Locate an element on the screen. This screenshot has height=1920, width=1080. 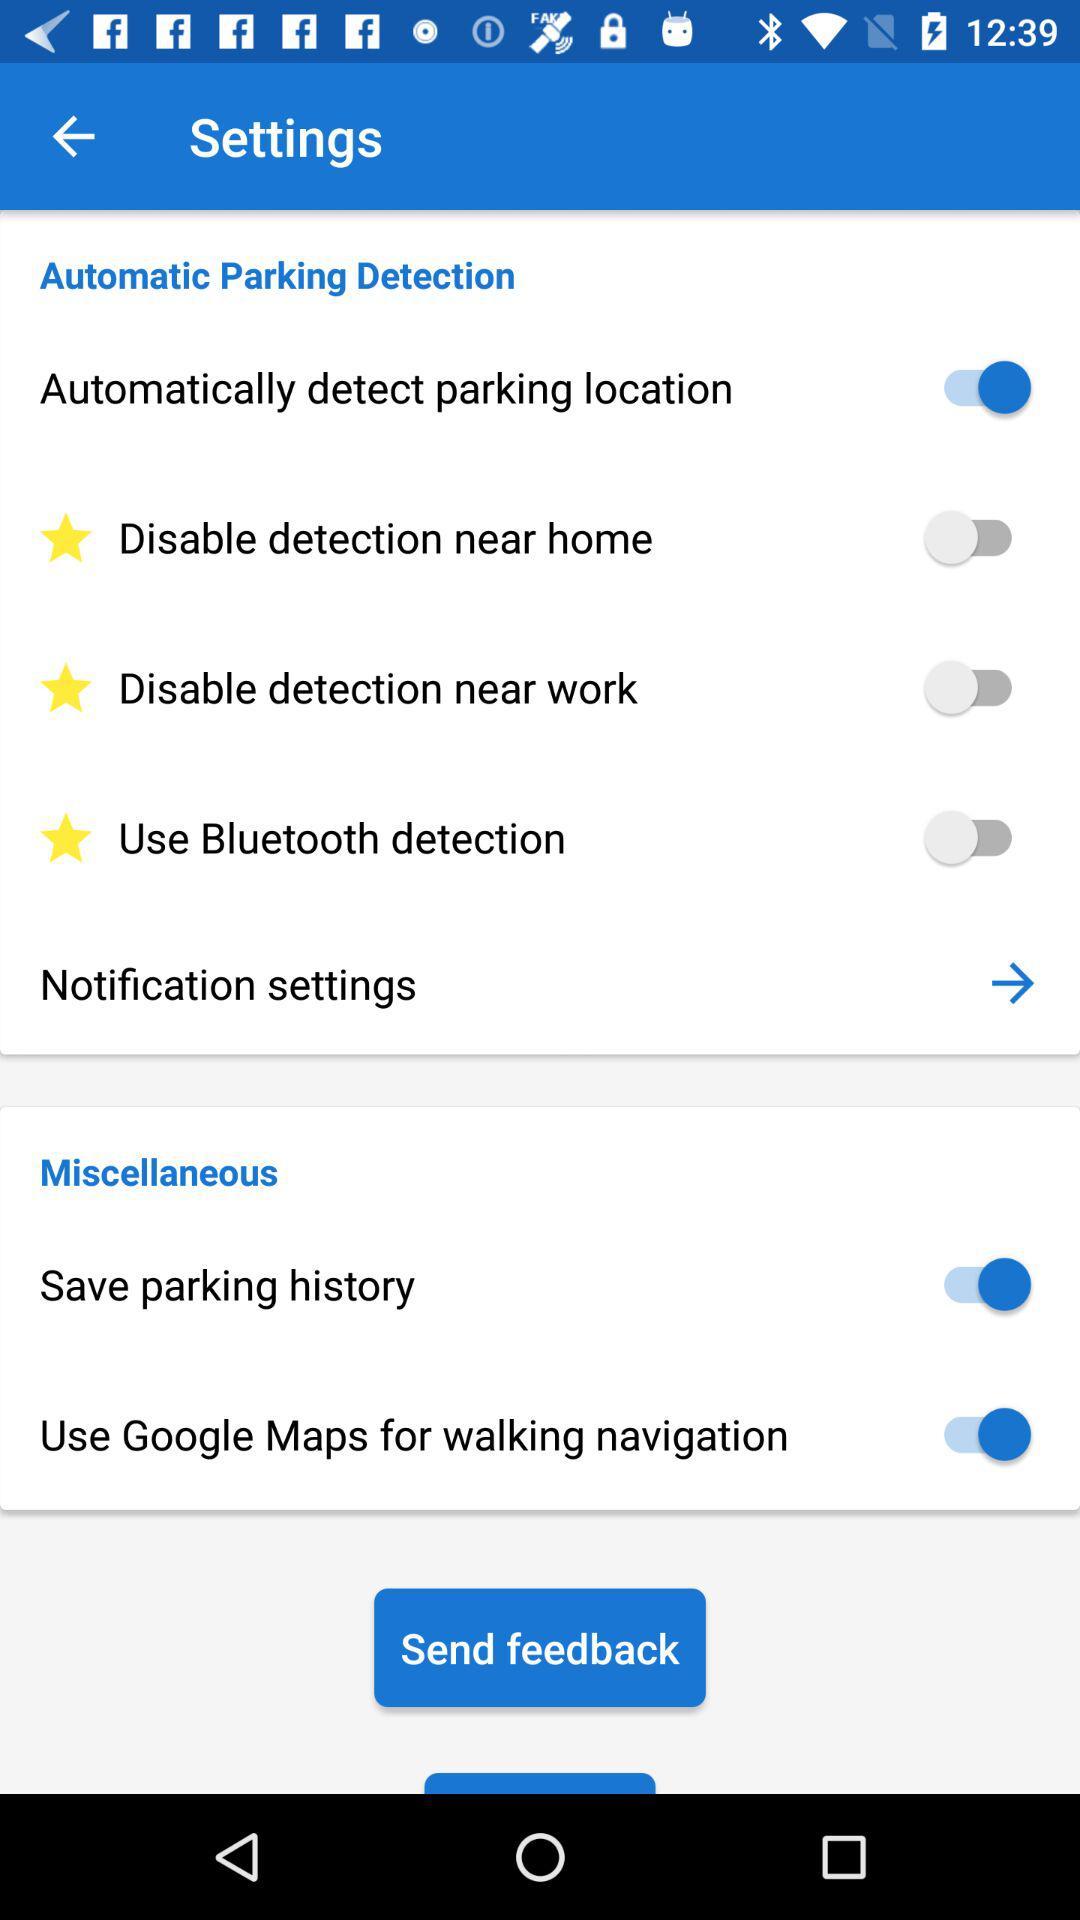
item below miscellaneous item is located at coordinates (540, 1284).